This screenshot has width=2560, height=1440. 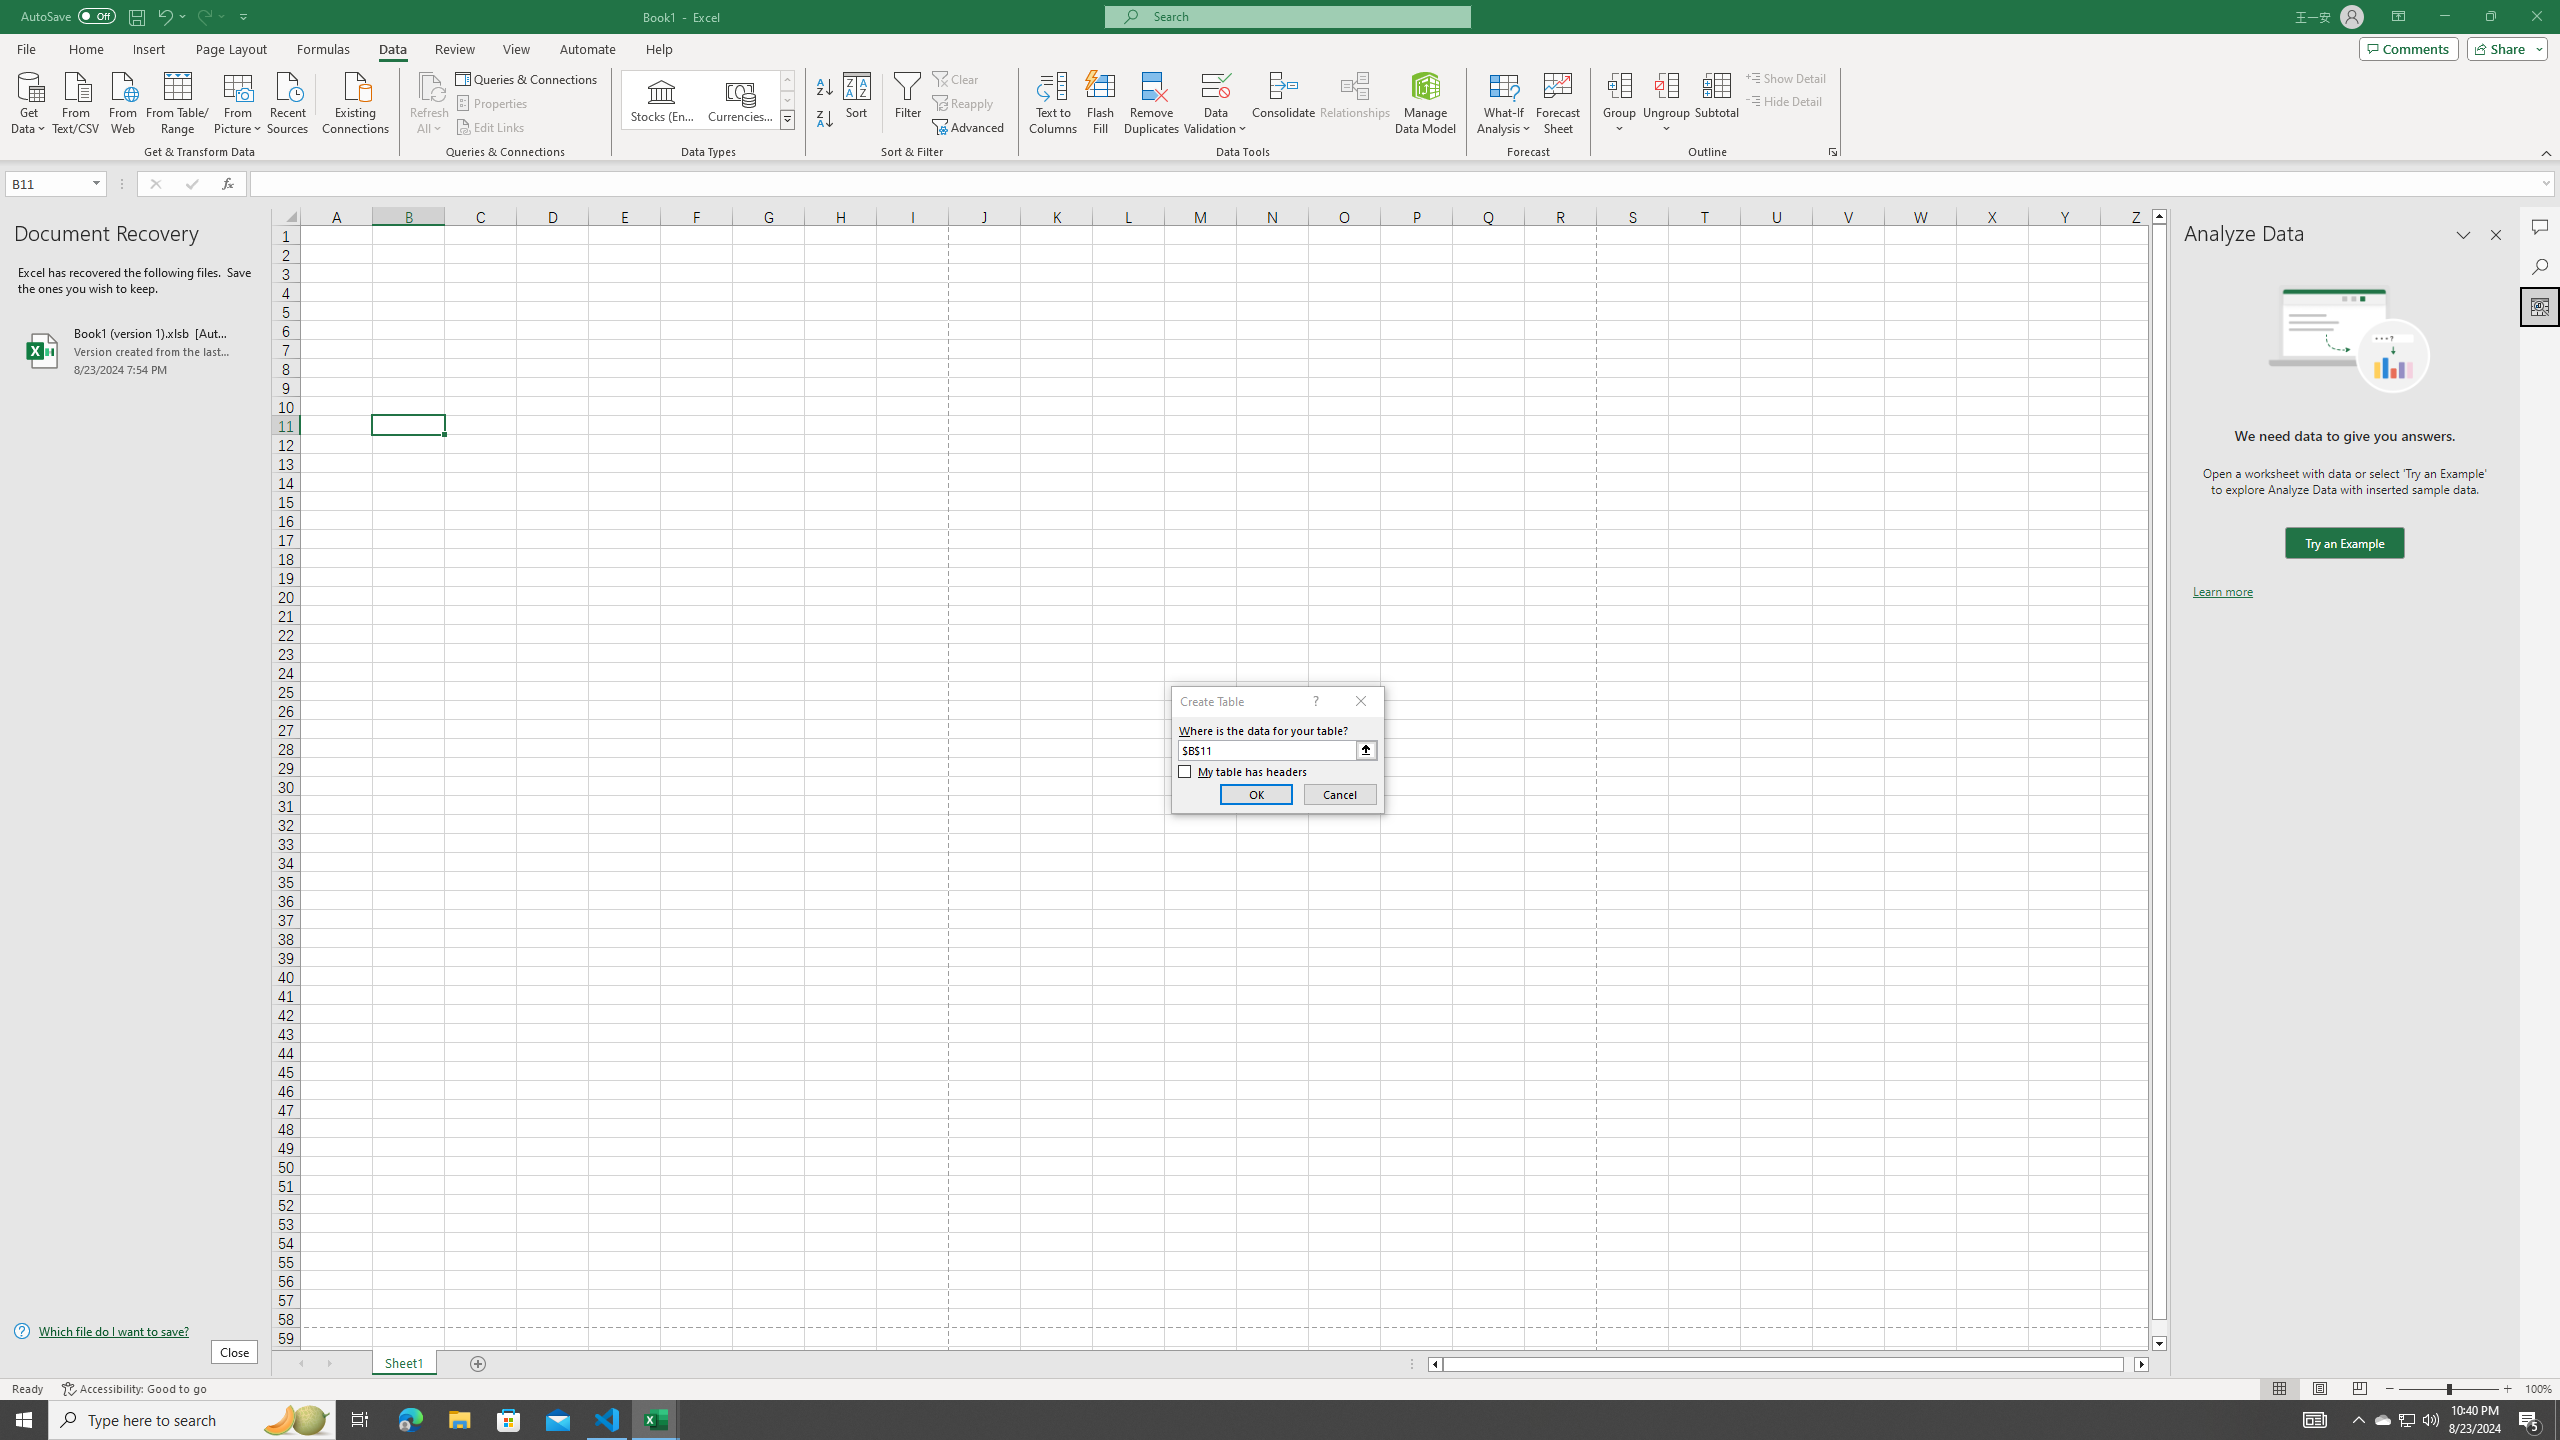 What do you see at coordinates (787, 80) in the screenshot?
I see `'Row up'` at bounding box center [787, 80].